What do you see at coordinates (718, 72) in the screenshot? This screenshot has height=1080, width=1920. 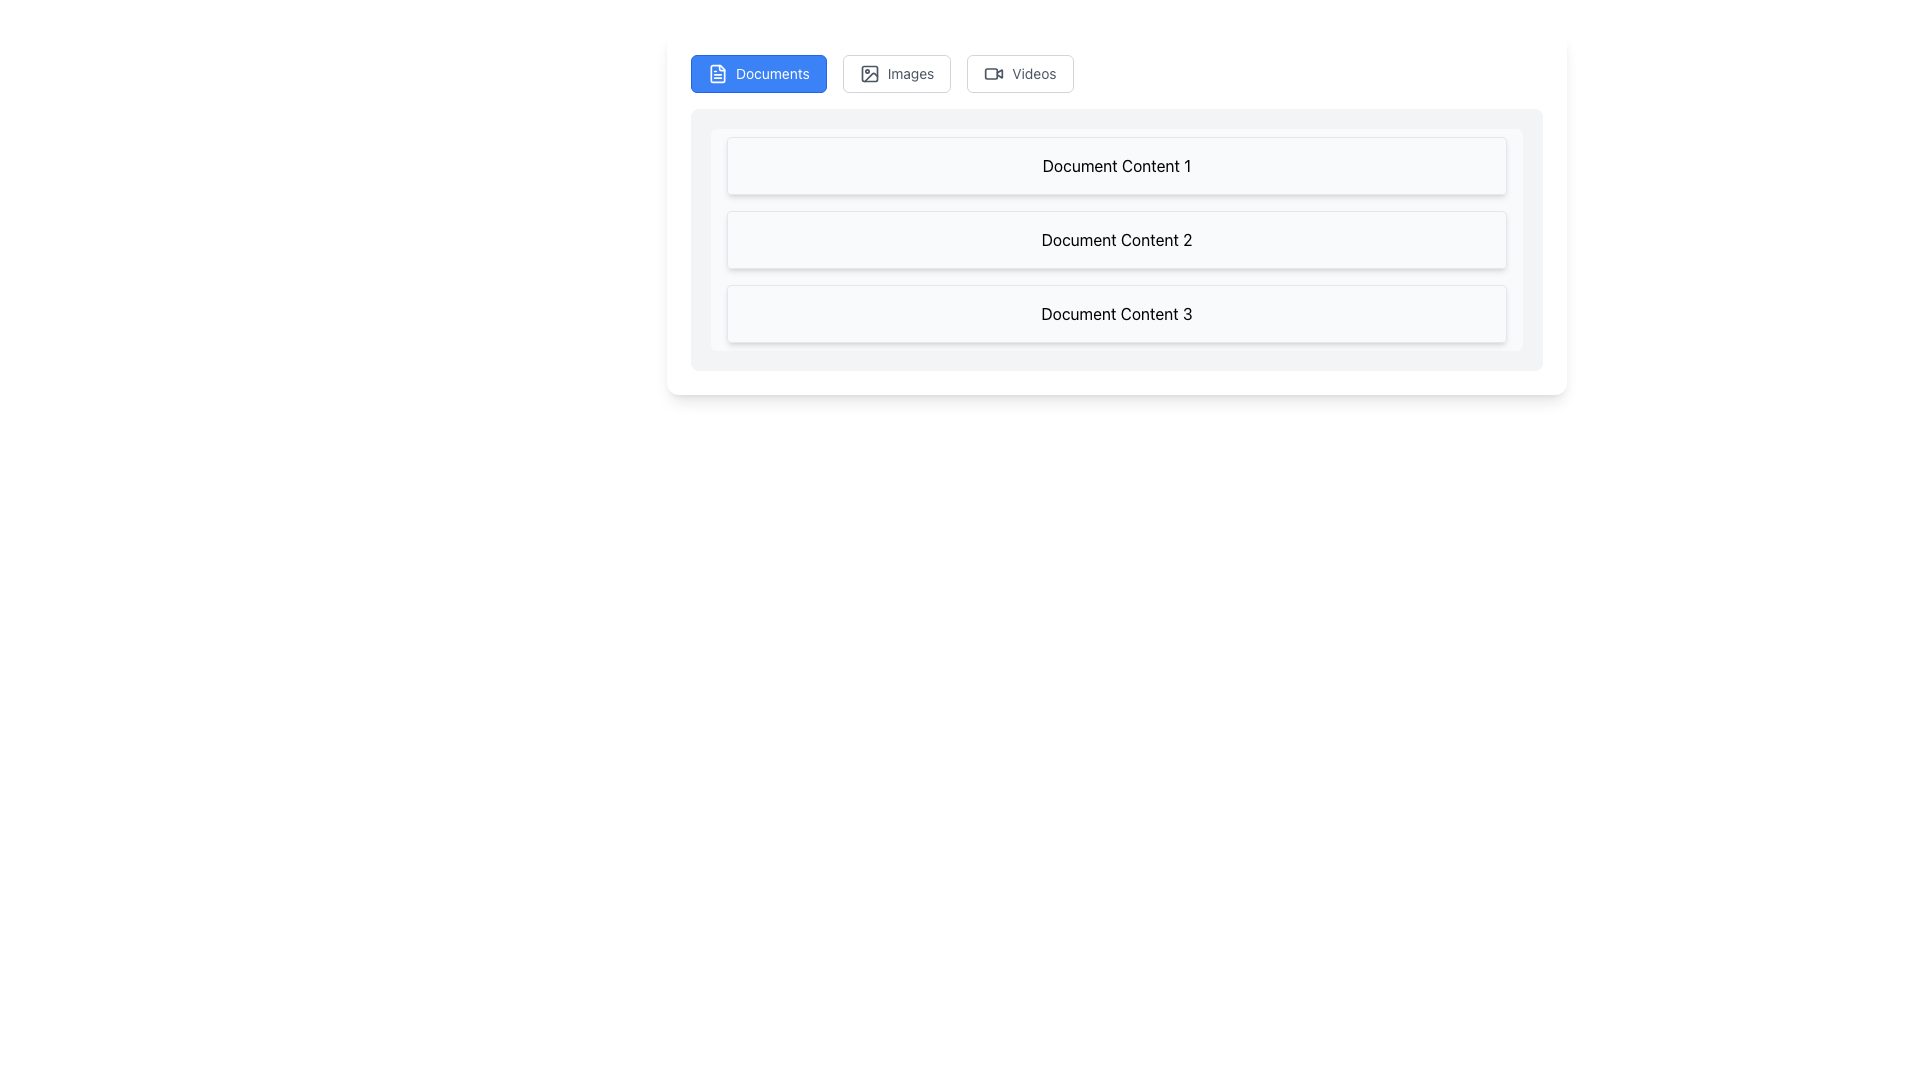 I see `the 'Documents' button which contains the icon representing the 'Documents' section located at the top of the interface` at bounding box center [718, 72].